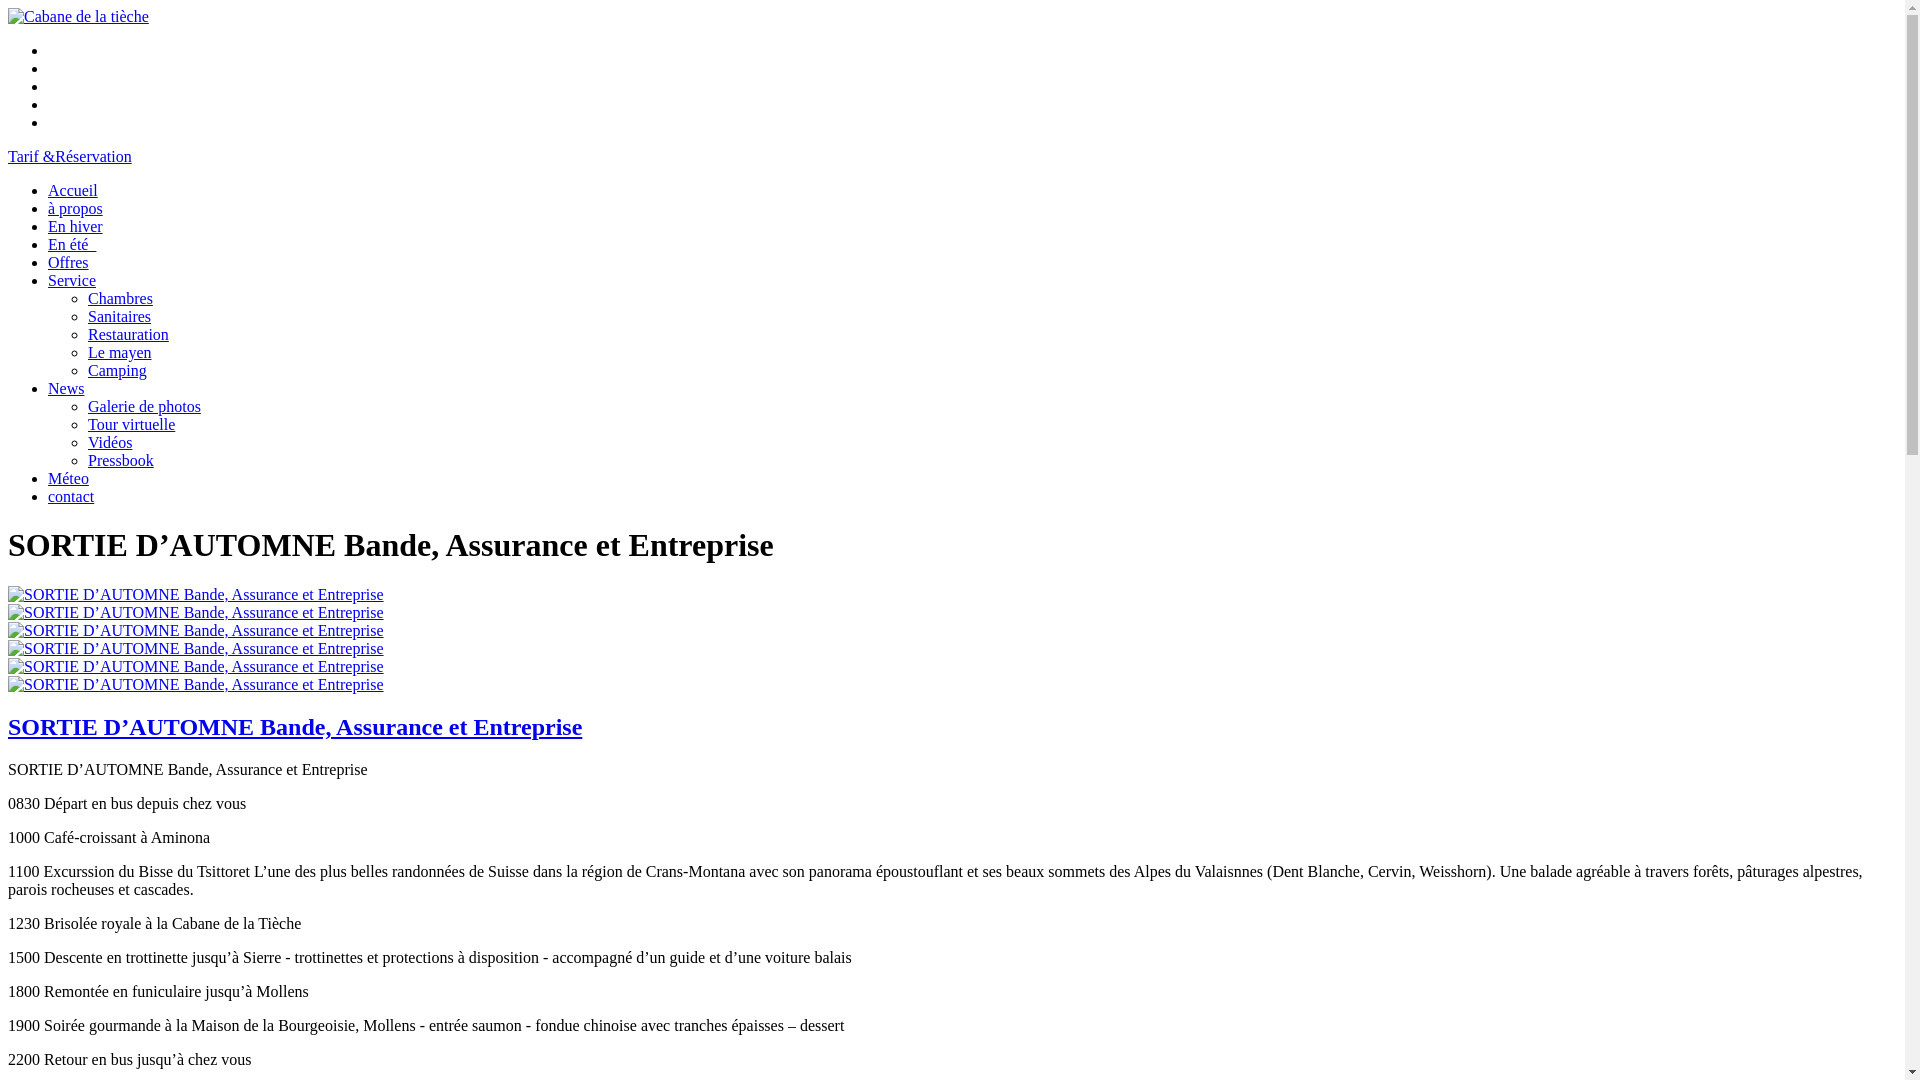 The image size is (1920, 1080). I want to click on 'Offres', so click(68, 261).